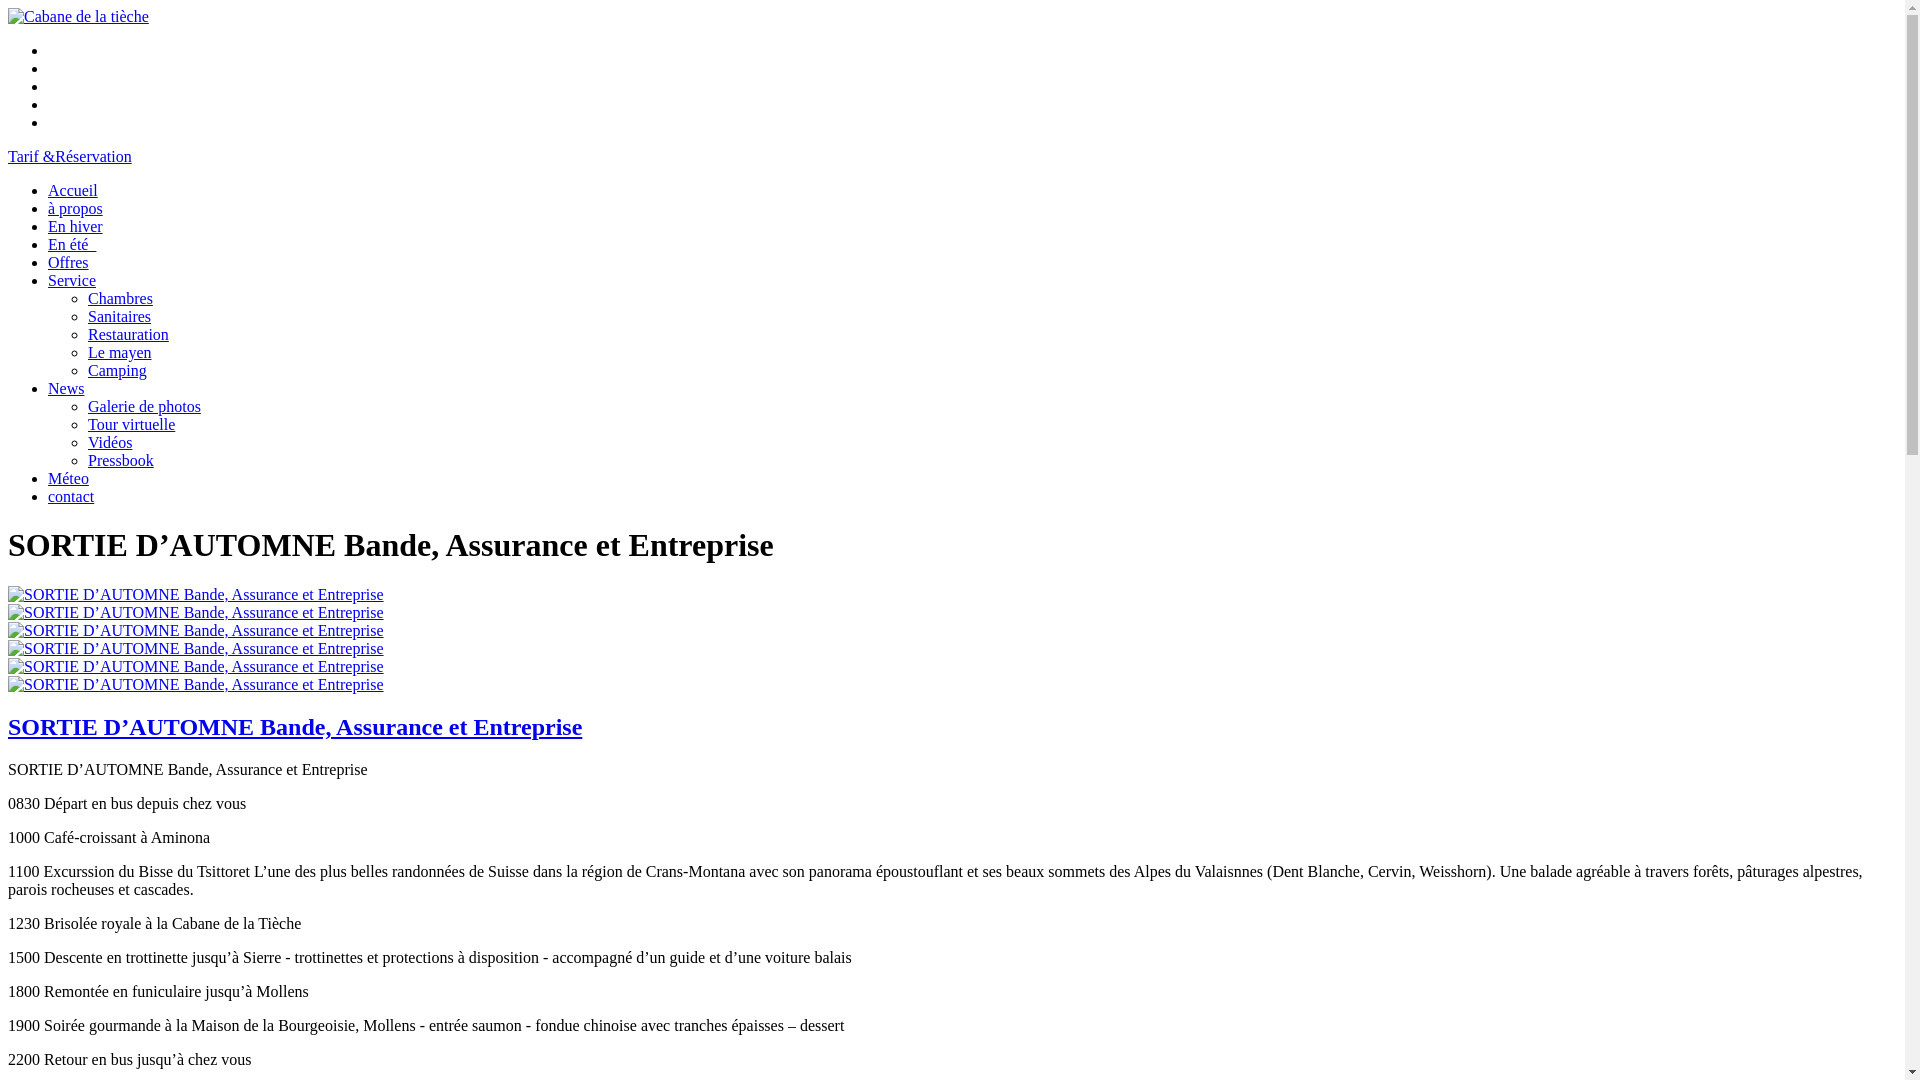 The image size is (1920, 1080). I want to click on 'Offres', so click(68, 261).